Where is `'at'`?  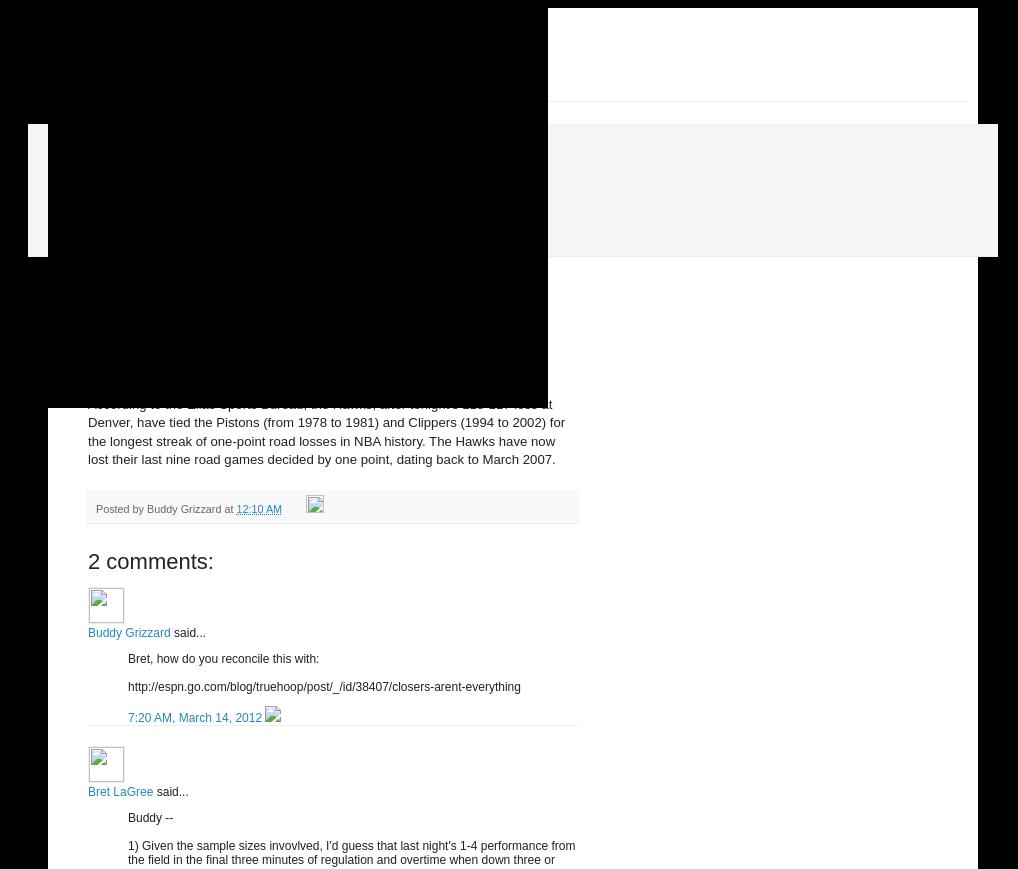
'at' is located at coordinates (222, 508).